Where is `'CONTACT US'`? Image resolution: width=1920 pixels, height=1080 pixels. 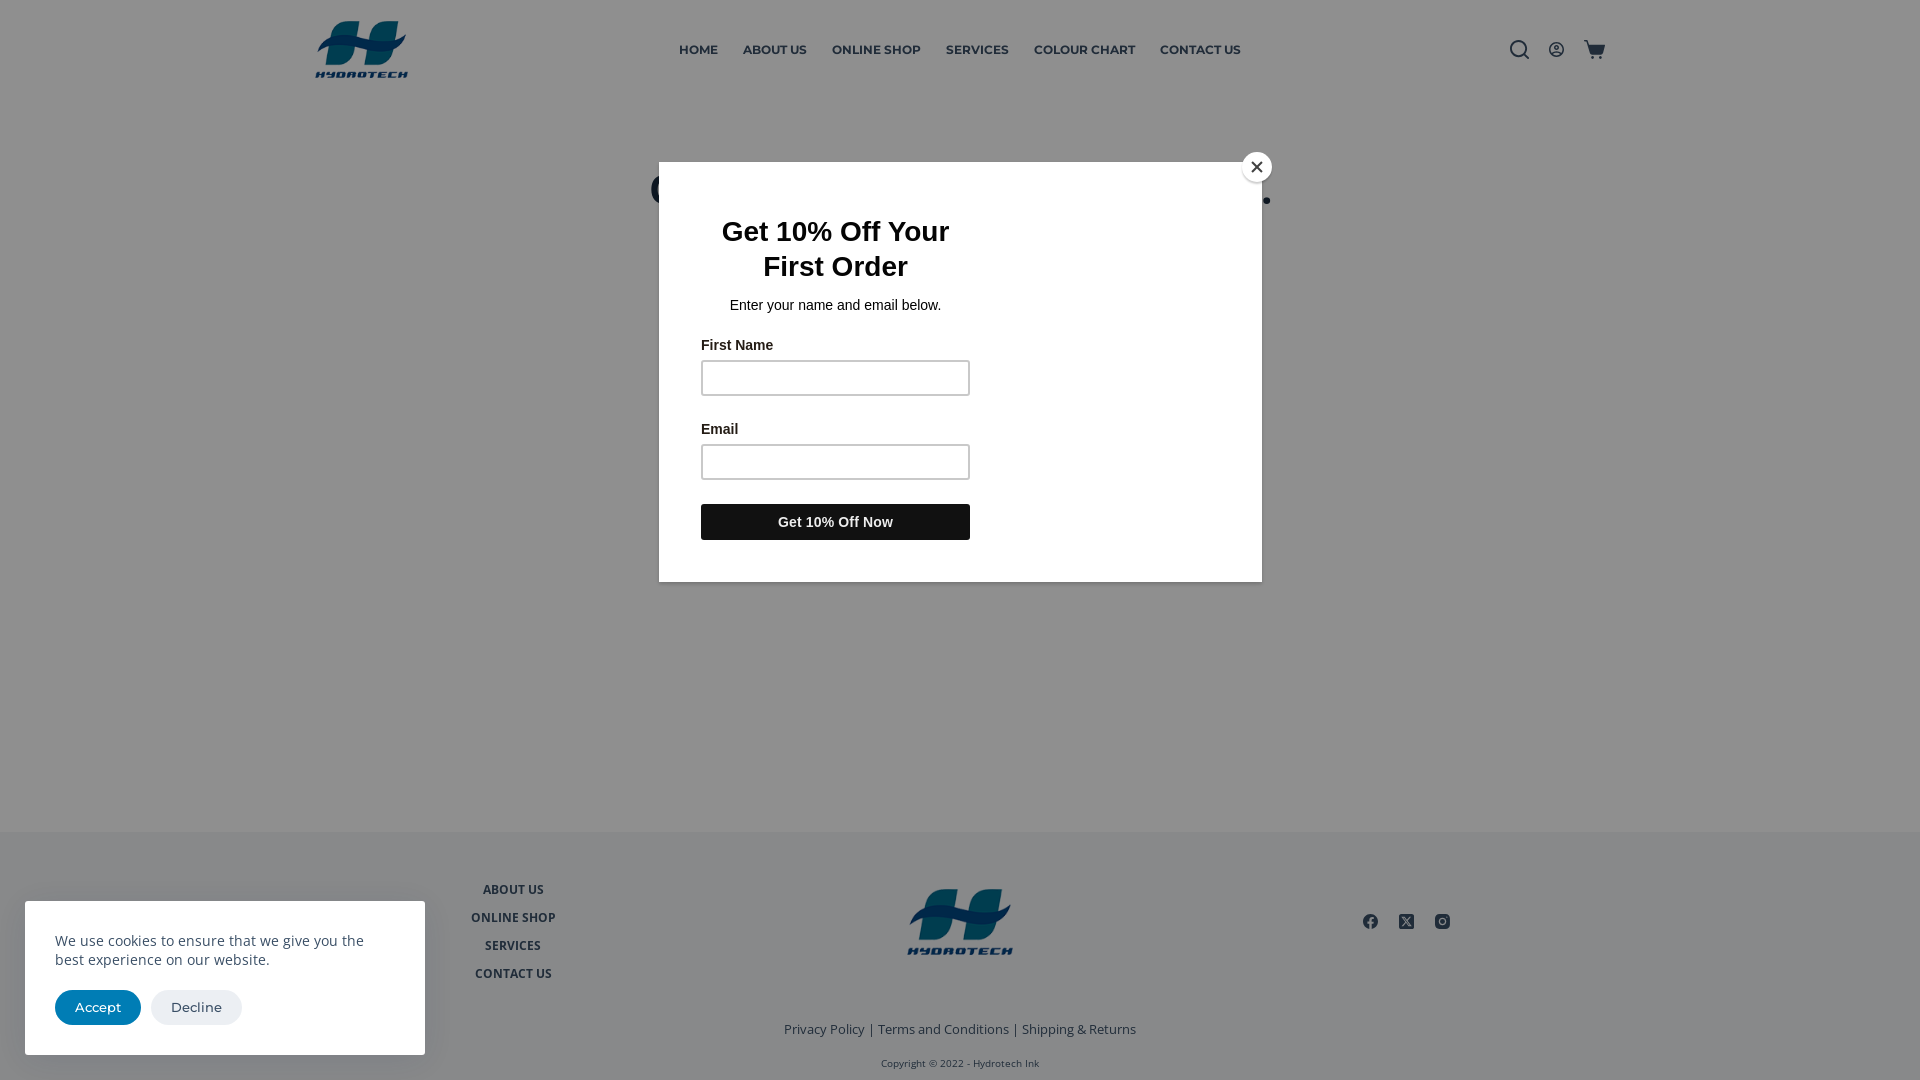 'CONTACT US' is located at coordinates (513, 973).